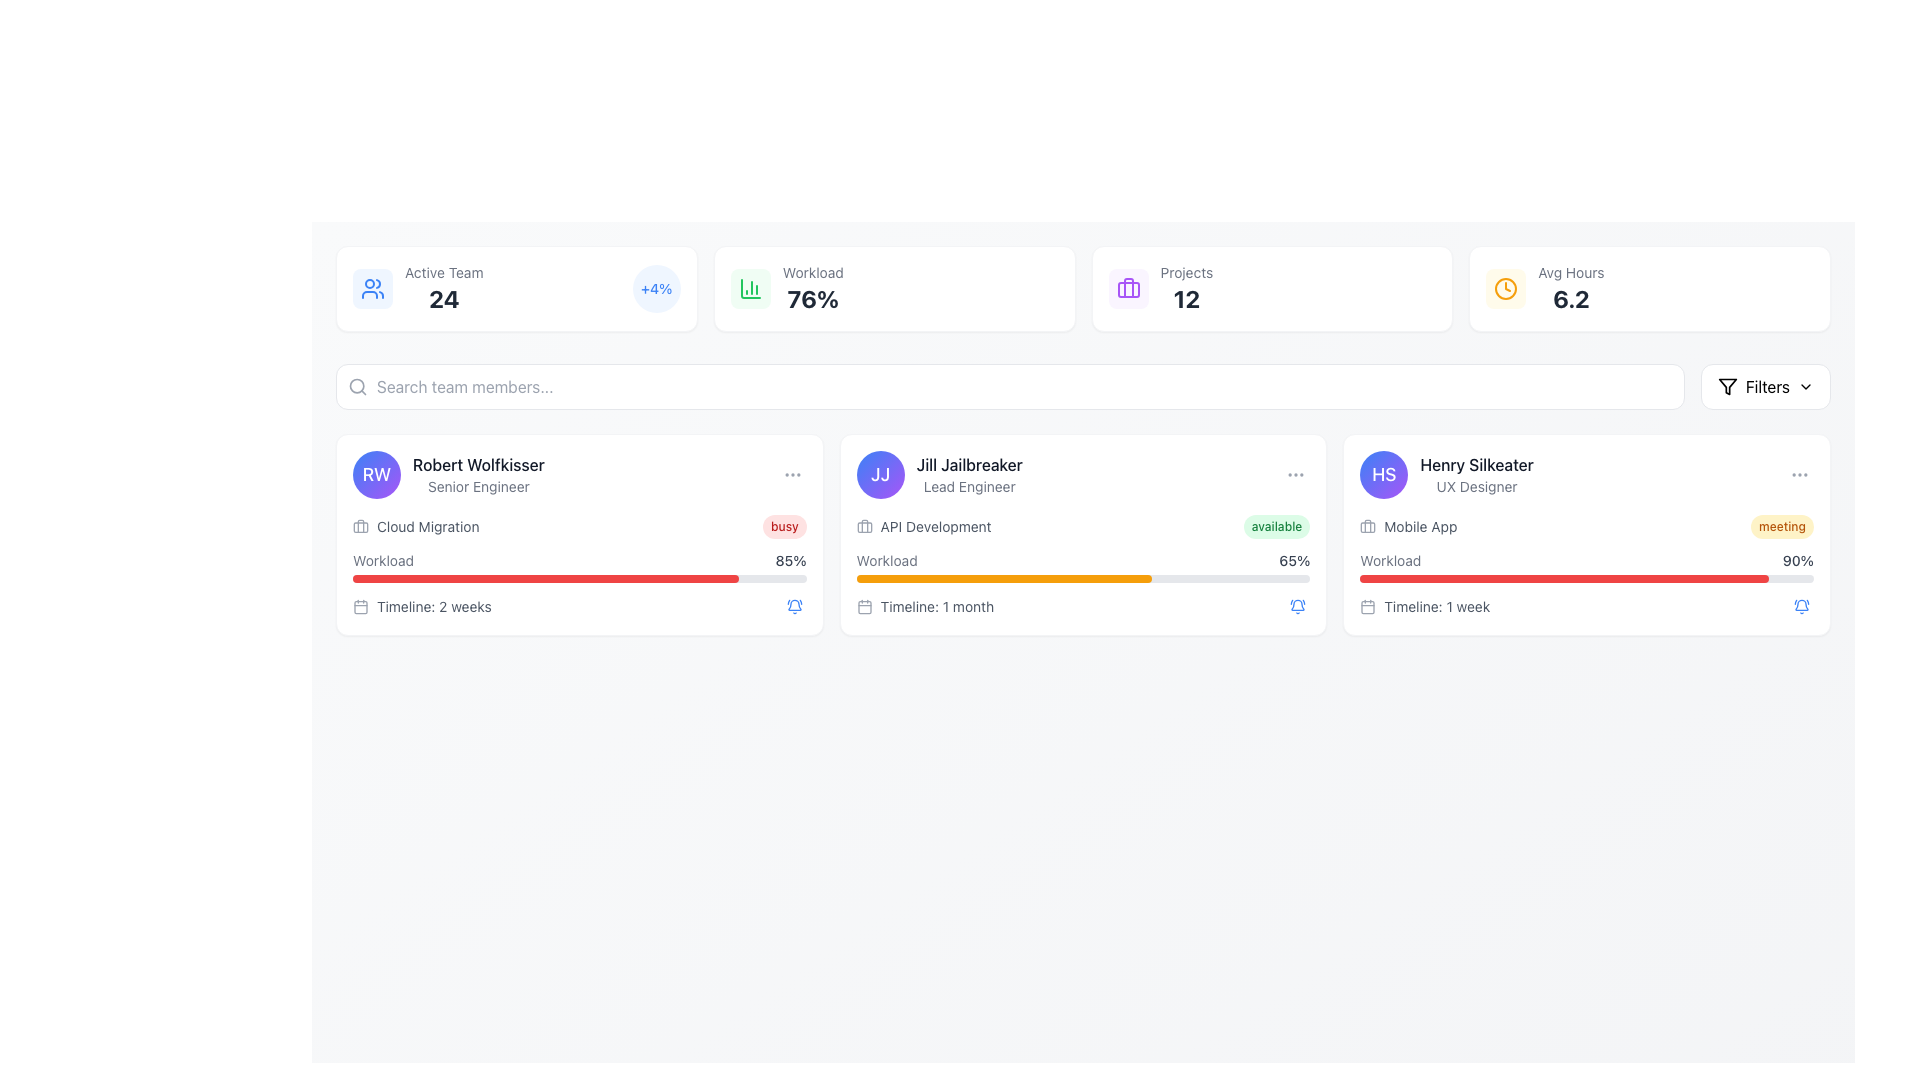 The height and width of the screenshot is (1080, 1920). I want to click on the calendar icon located to the left of the text 'Timeline: 1 week', which is styled in gray and has a minimalistic design, so click(1367, 605).